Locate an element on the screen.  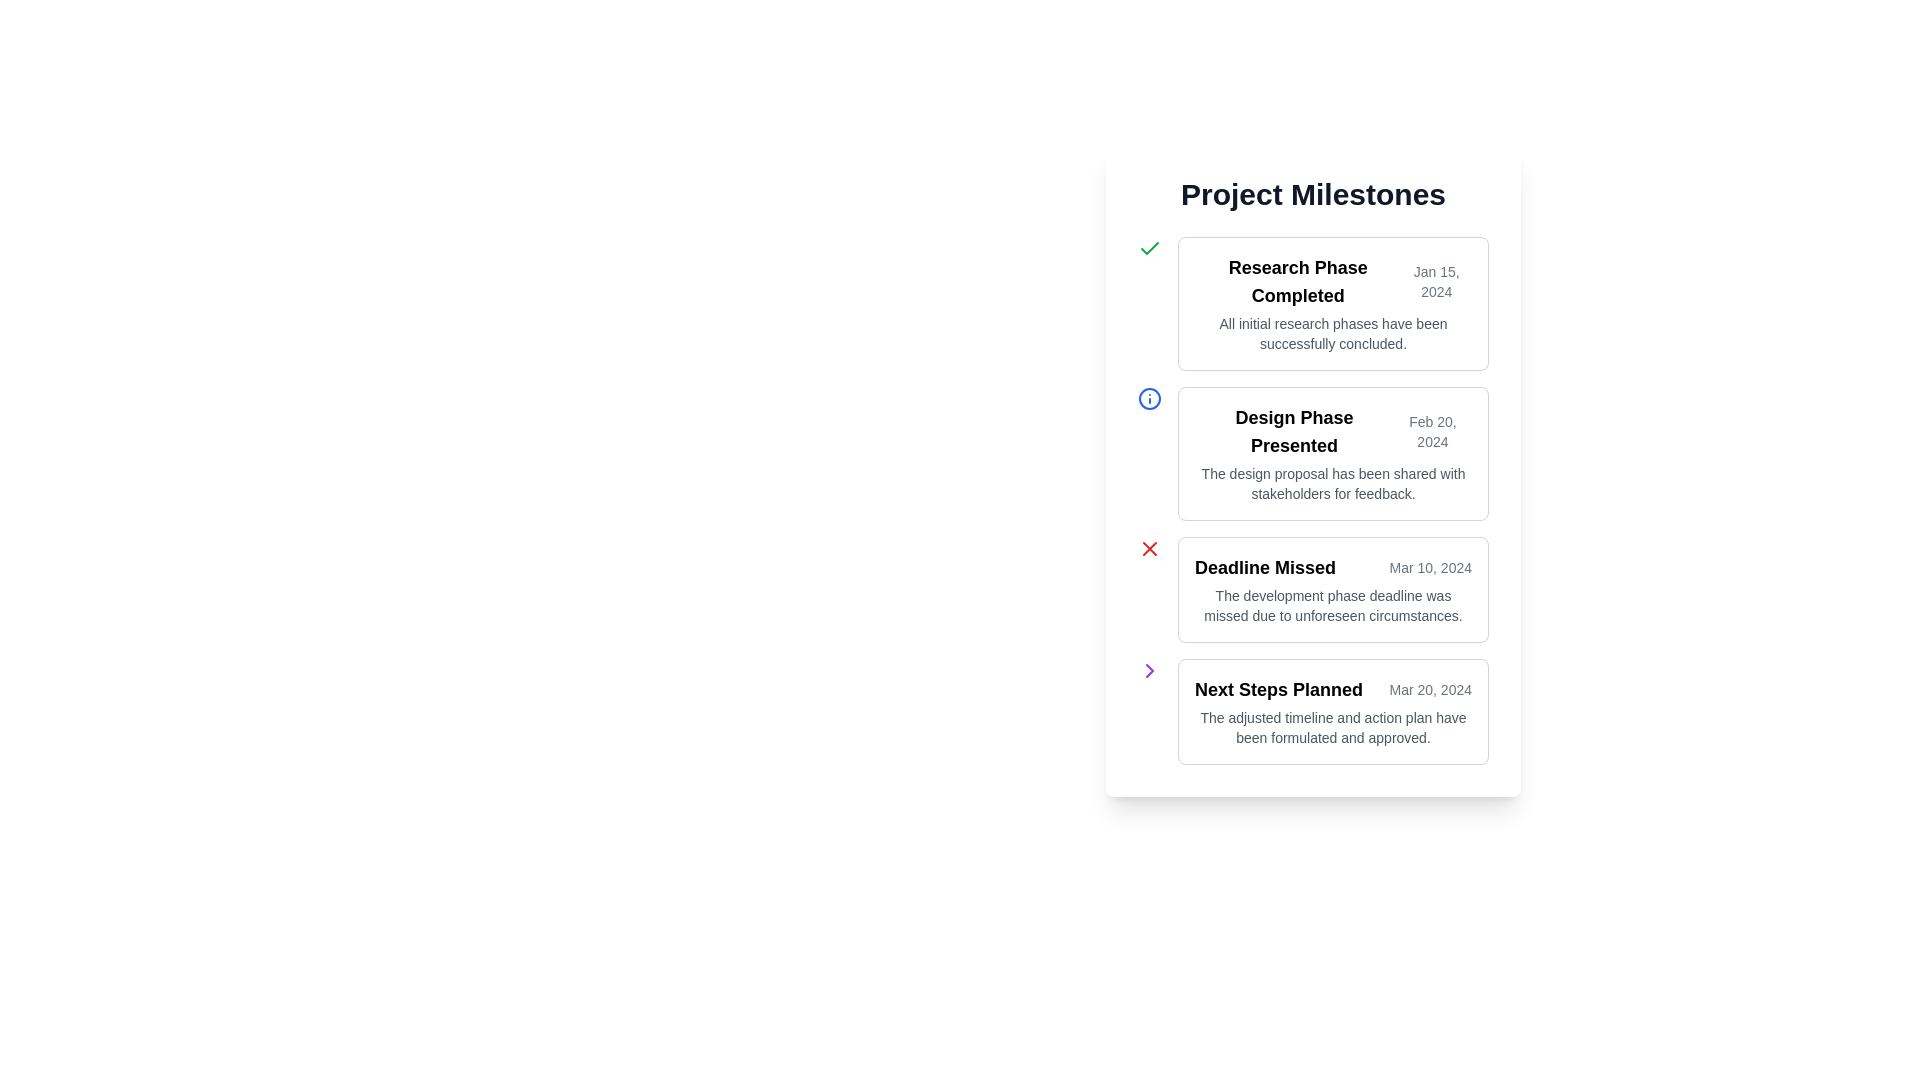
the circular blue outlined icon resembling an information symbol, which is located to the left of the 'Design Phase Presented' text in the second milestone card is located at coordinates (1150, 398).